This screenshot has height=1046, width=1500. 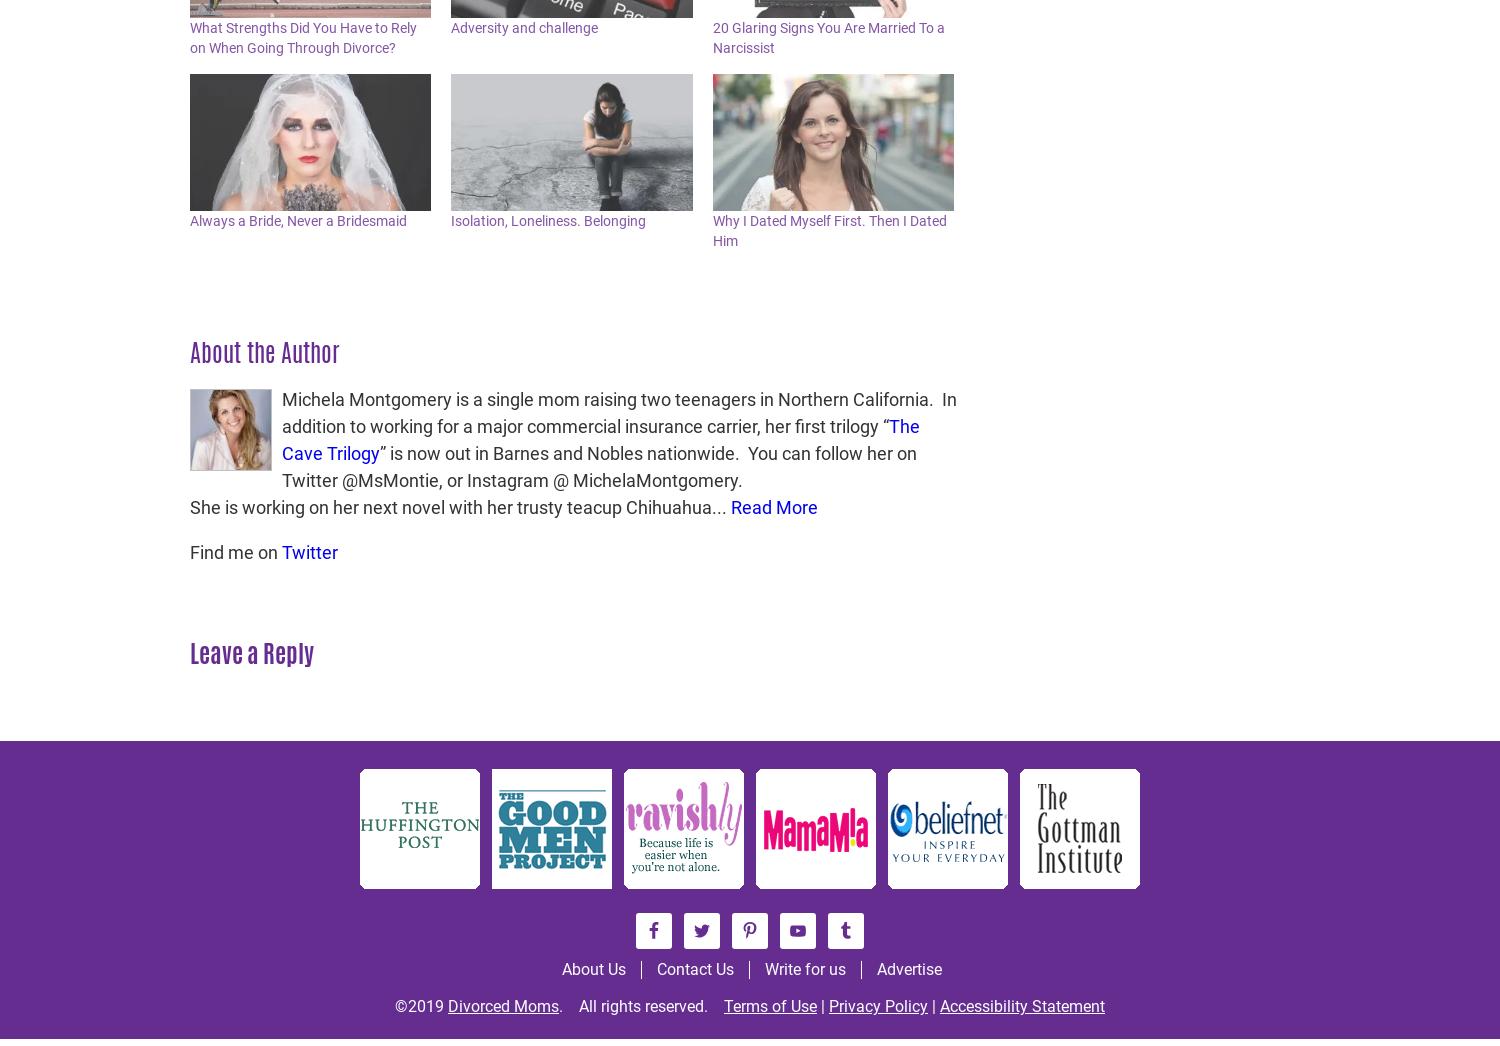 What do you see at coordinates (593, 968) in the screenshot?
I see `'About Us'` at bounding box center [593, 968].